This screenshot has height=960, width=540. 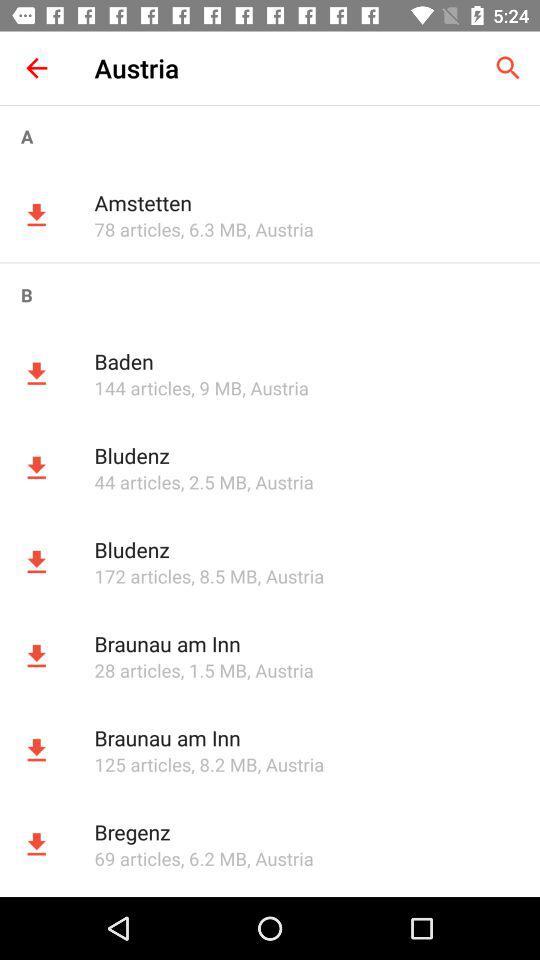 What do you see at coordinates (270, 294) in the screenshot?
I see `the b icon` at bounding box center [270, 294].